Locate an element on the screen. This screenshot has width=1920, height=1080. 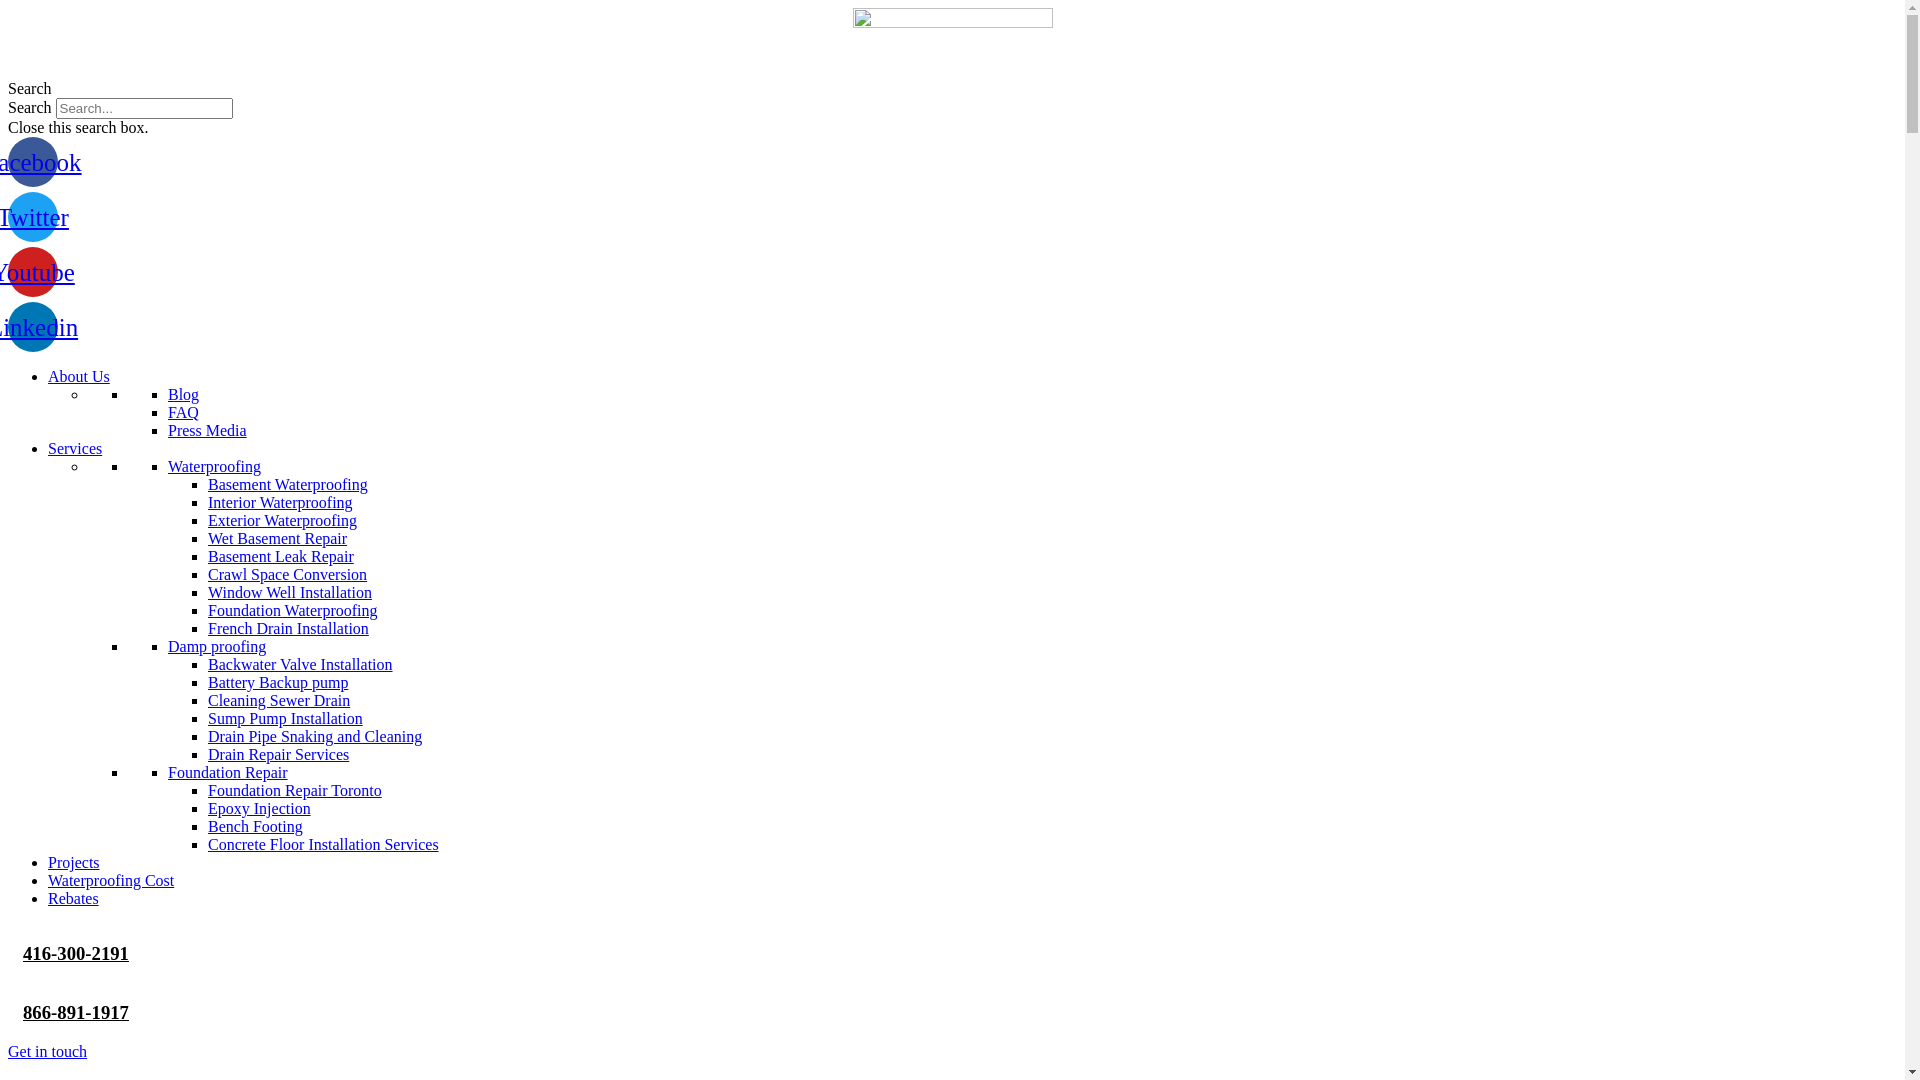
'Exterior Waterproofing' is located at coordinates (281, 519).